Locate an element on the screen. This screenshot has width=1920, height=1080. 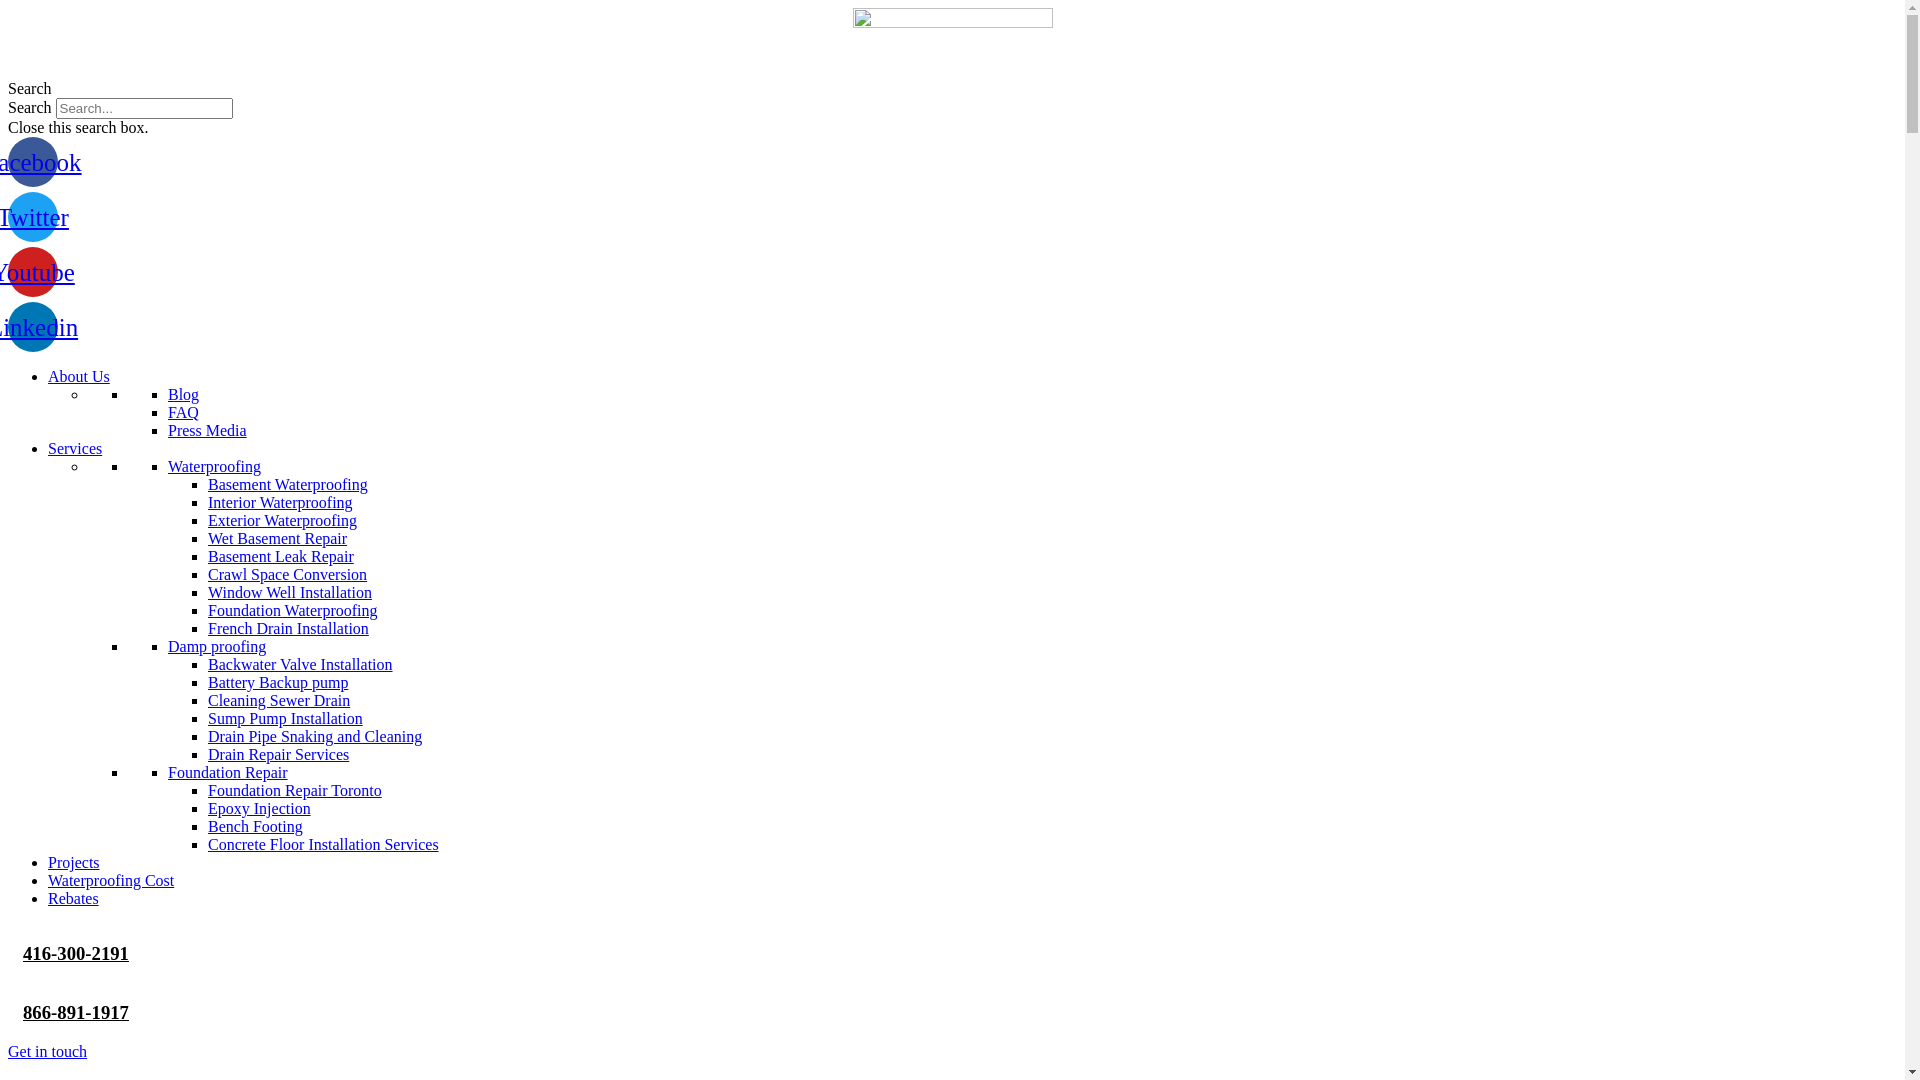
'Exterior Waterproofing' is located at coordinates (281, 519).